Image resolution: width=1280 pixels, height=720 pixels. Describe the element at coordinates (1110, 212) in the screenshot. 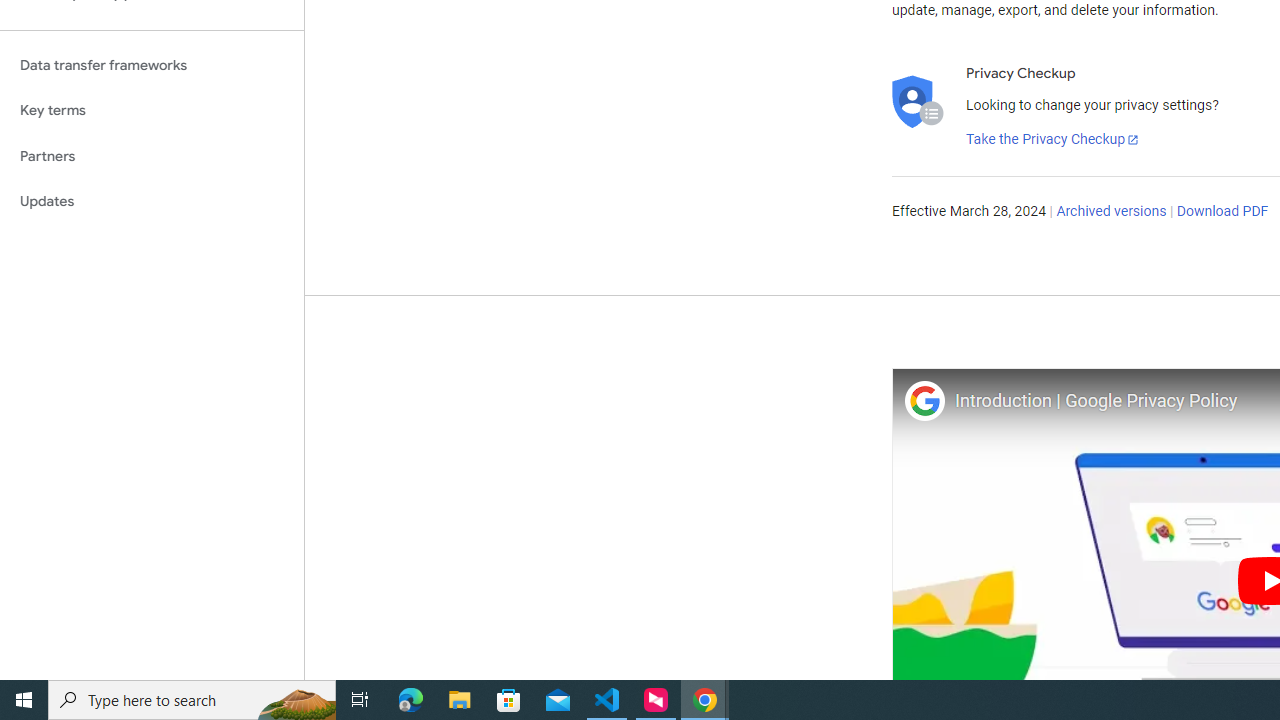

I see `'Archived versions'` at that location.